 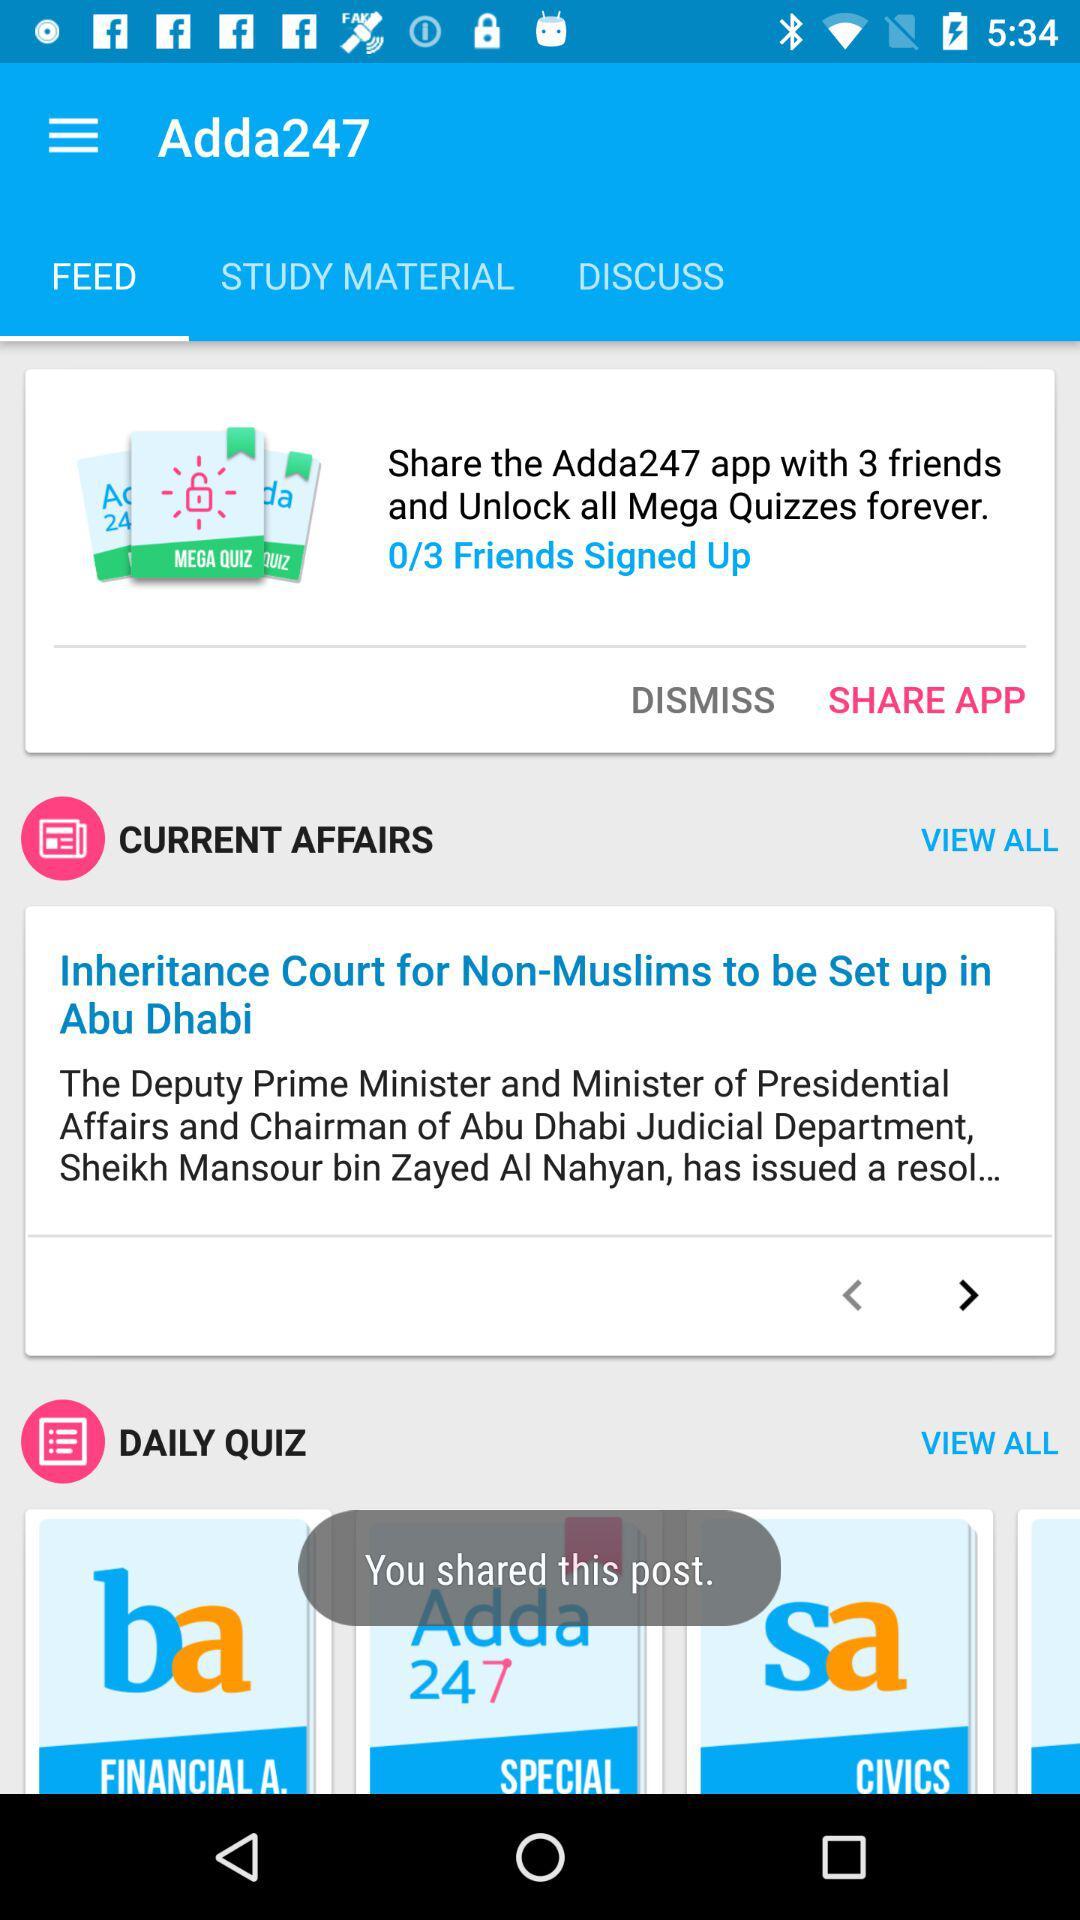 I want to click on the arrow_backward icon, so click(x=852, y=1295).